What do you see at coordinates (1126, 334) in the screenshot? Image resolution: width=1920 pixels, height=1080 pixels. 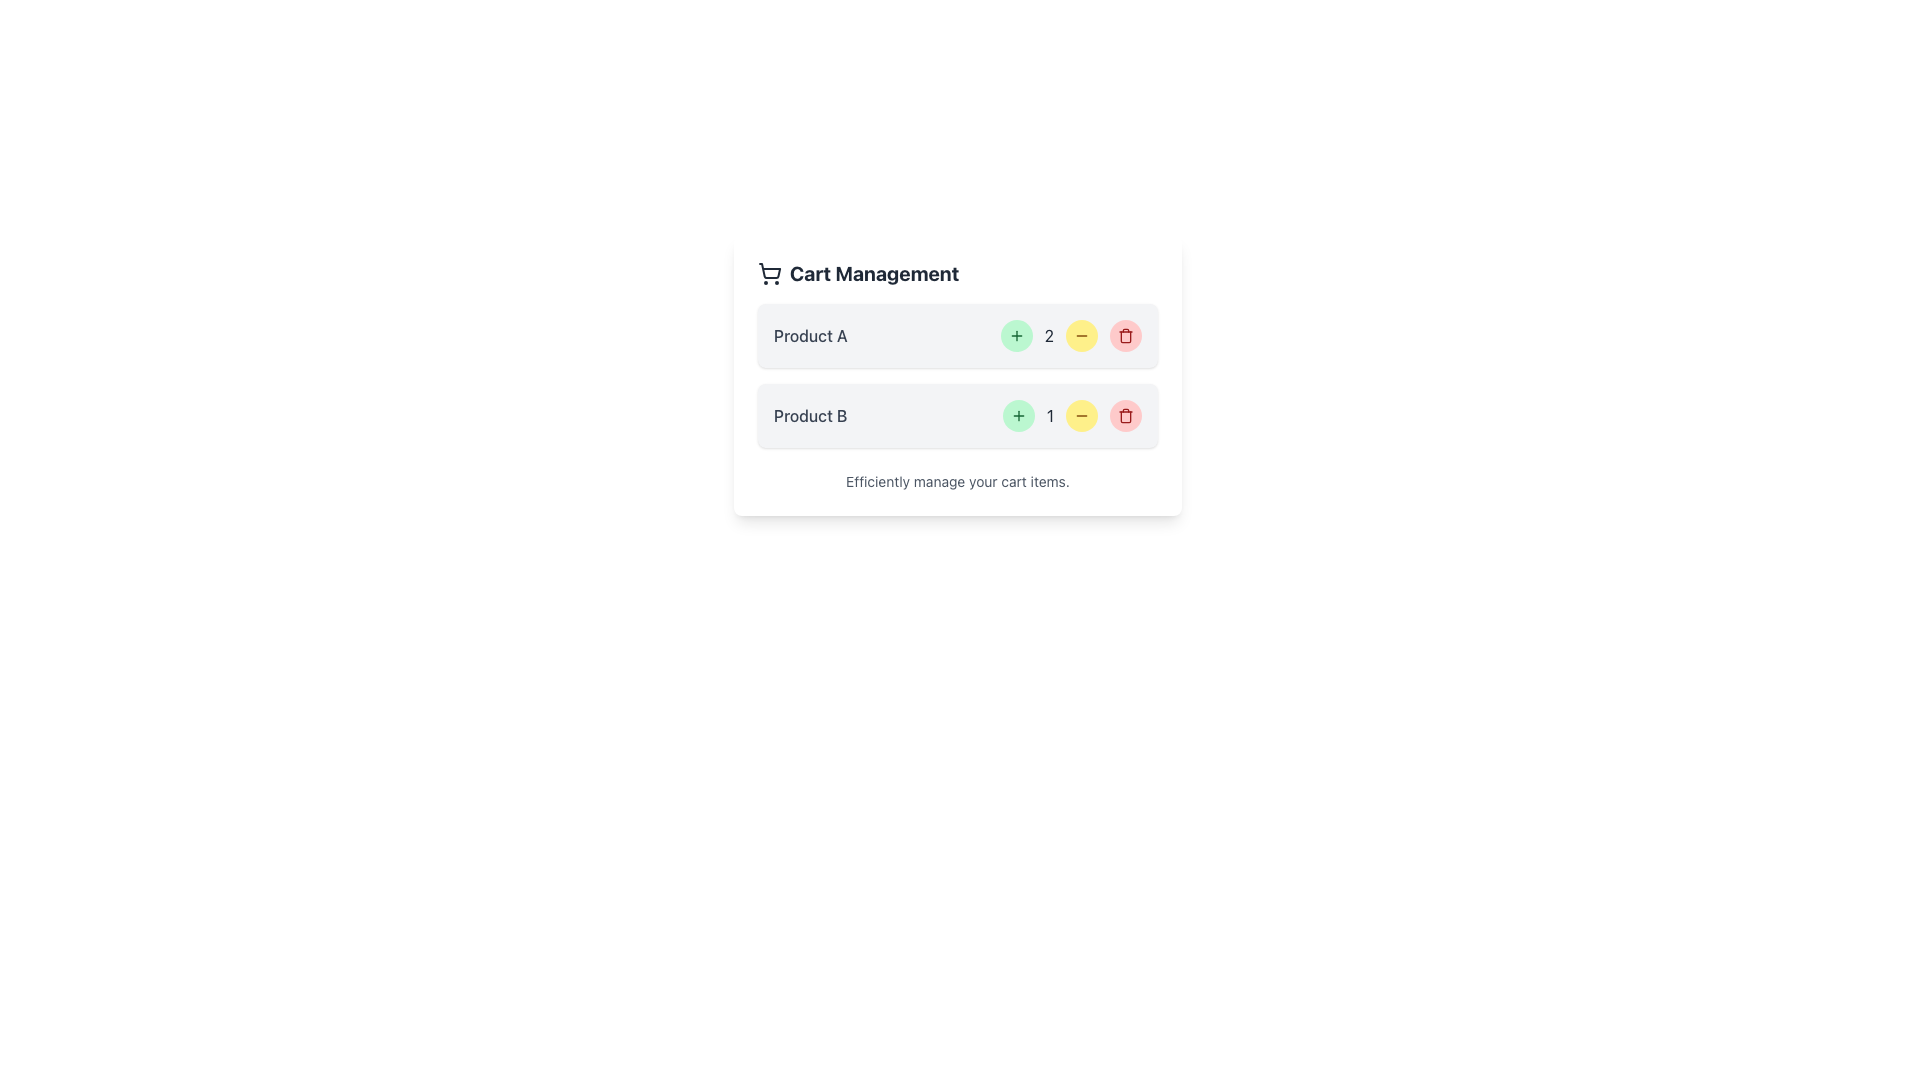 I see `the red trash bin icon in the 'Product A' section` at bounding box center [1126, 334].